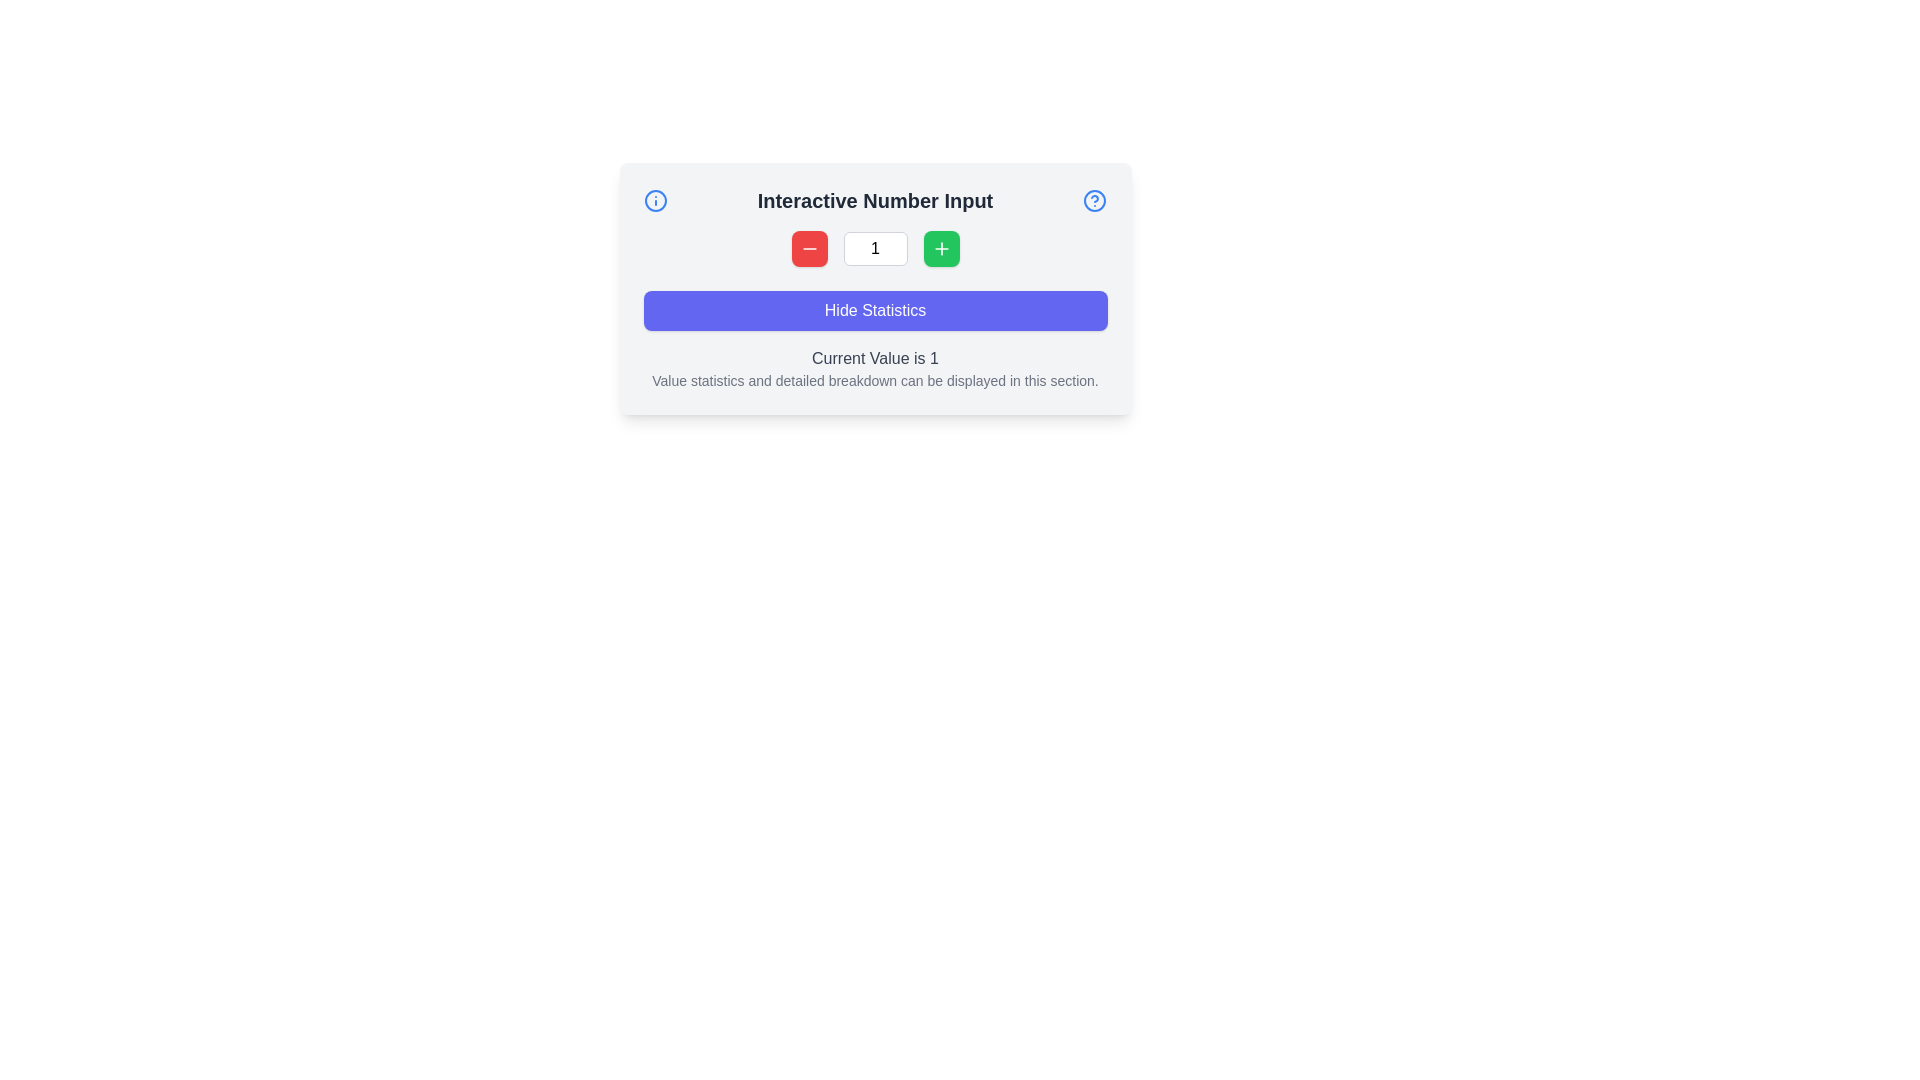 The image size is (1920, 1080). I want to click on the bold numeral '1' displayed in the Text Display that describes the current value, located at the end of the sentence 'Current Value is 1', so click(933, 357).